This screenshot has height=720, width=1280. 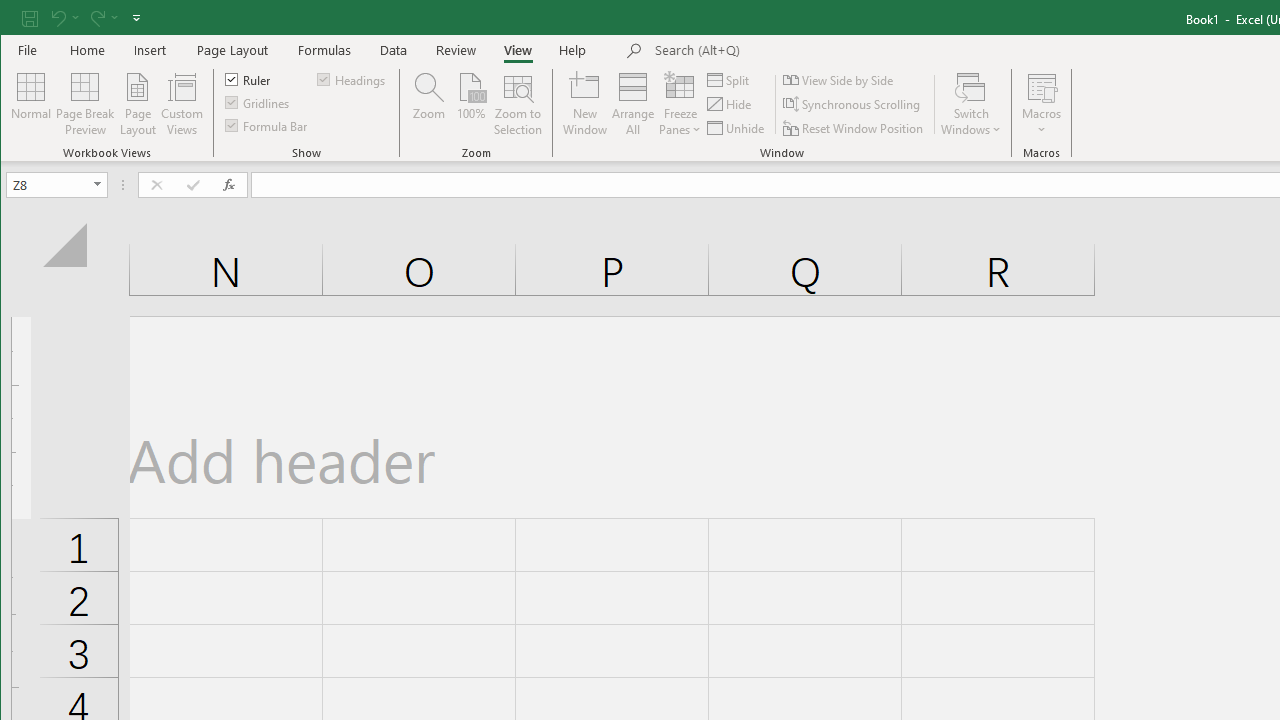 I want to click on 'Switch Windows', so click(x=971, y=104).